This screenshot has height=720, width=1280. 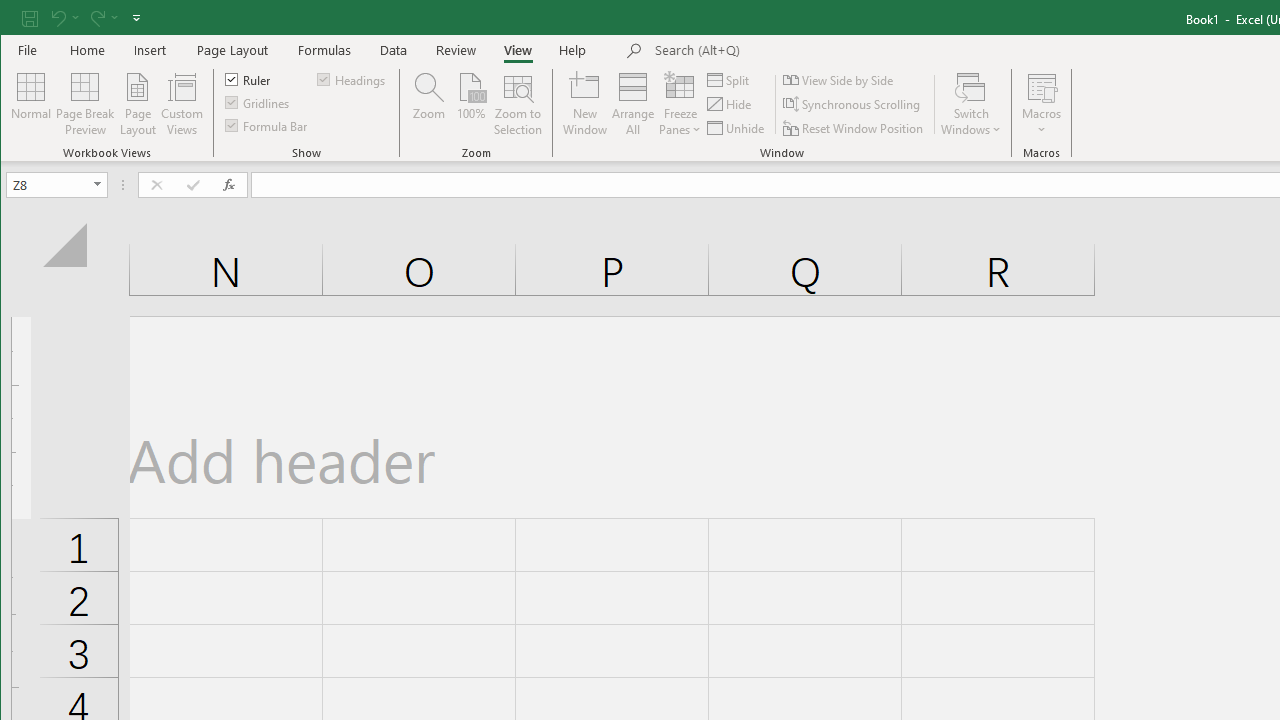 I want to click on 'Switch Windows', so click(x=971, y=104).